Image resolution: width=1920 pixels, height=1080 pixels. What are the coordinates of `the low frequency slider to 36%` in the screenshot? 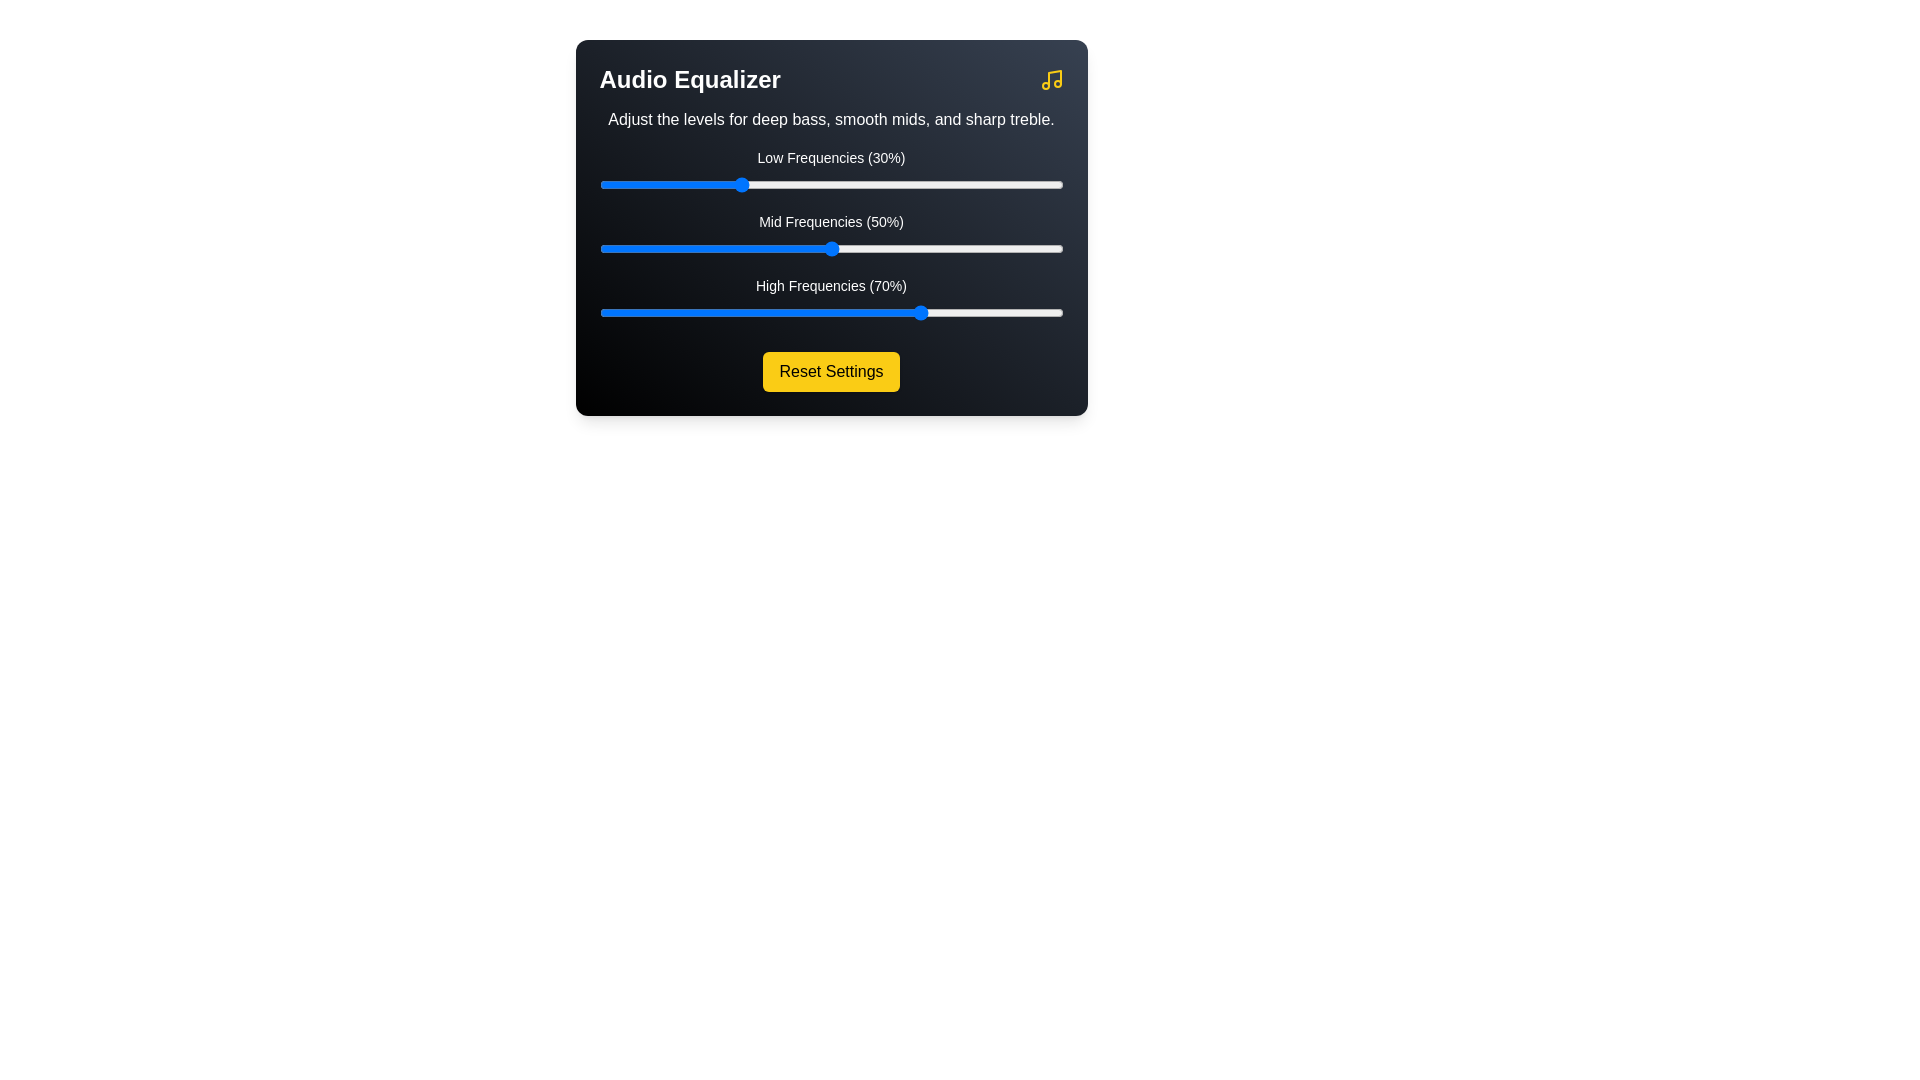 It's located at (765, 185).